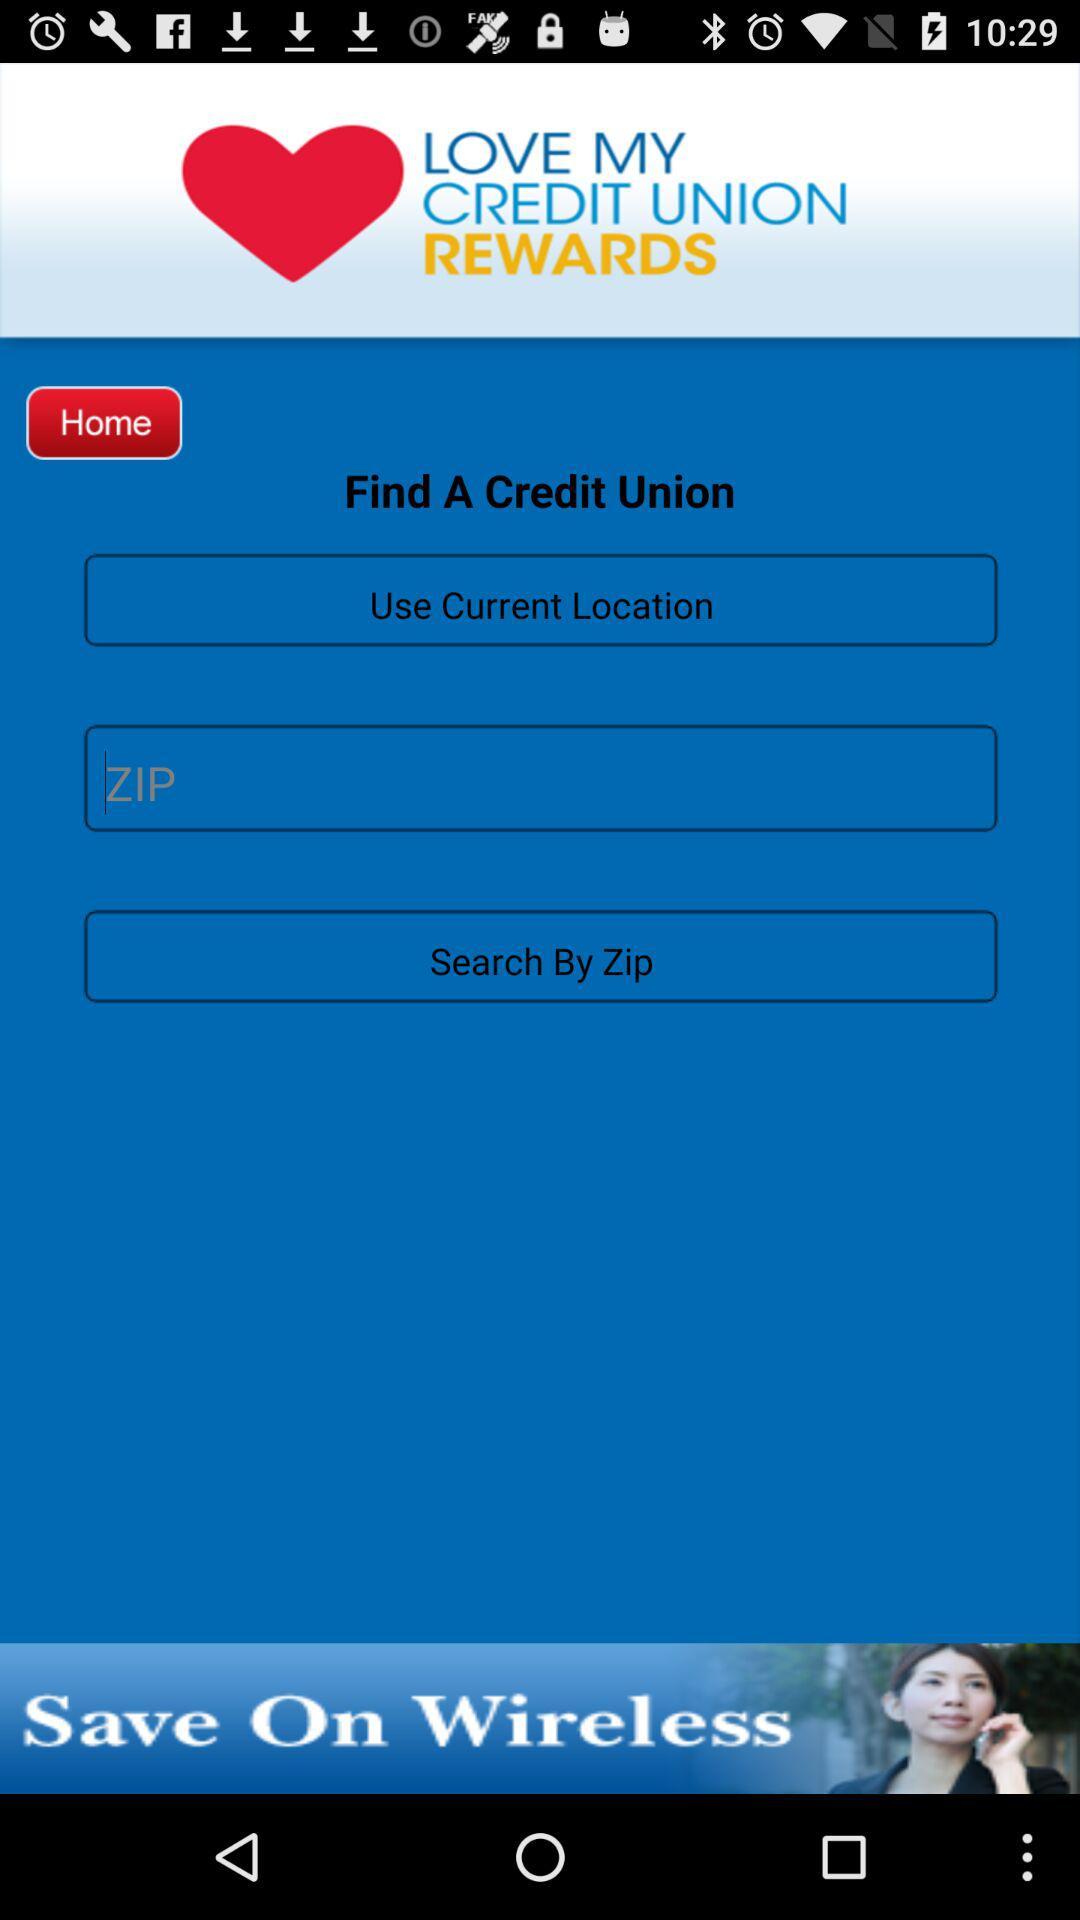  Describe the element at coordinates (104, 421) in the screenshot. I see `button above the use current location item` at that location.